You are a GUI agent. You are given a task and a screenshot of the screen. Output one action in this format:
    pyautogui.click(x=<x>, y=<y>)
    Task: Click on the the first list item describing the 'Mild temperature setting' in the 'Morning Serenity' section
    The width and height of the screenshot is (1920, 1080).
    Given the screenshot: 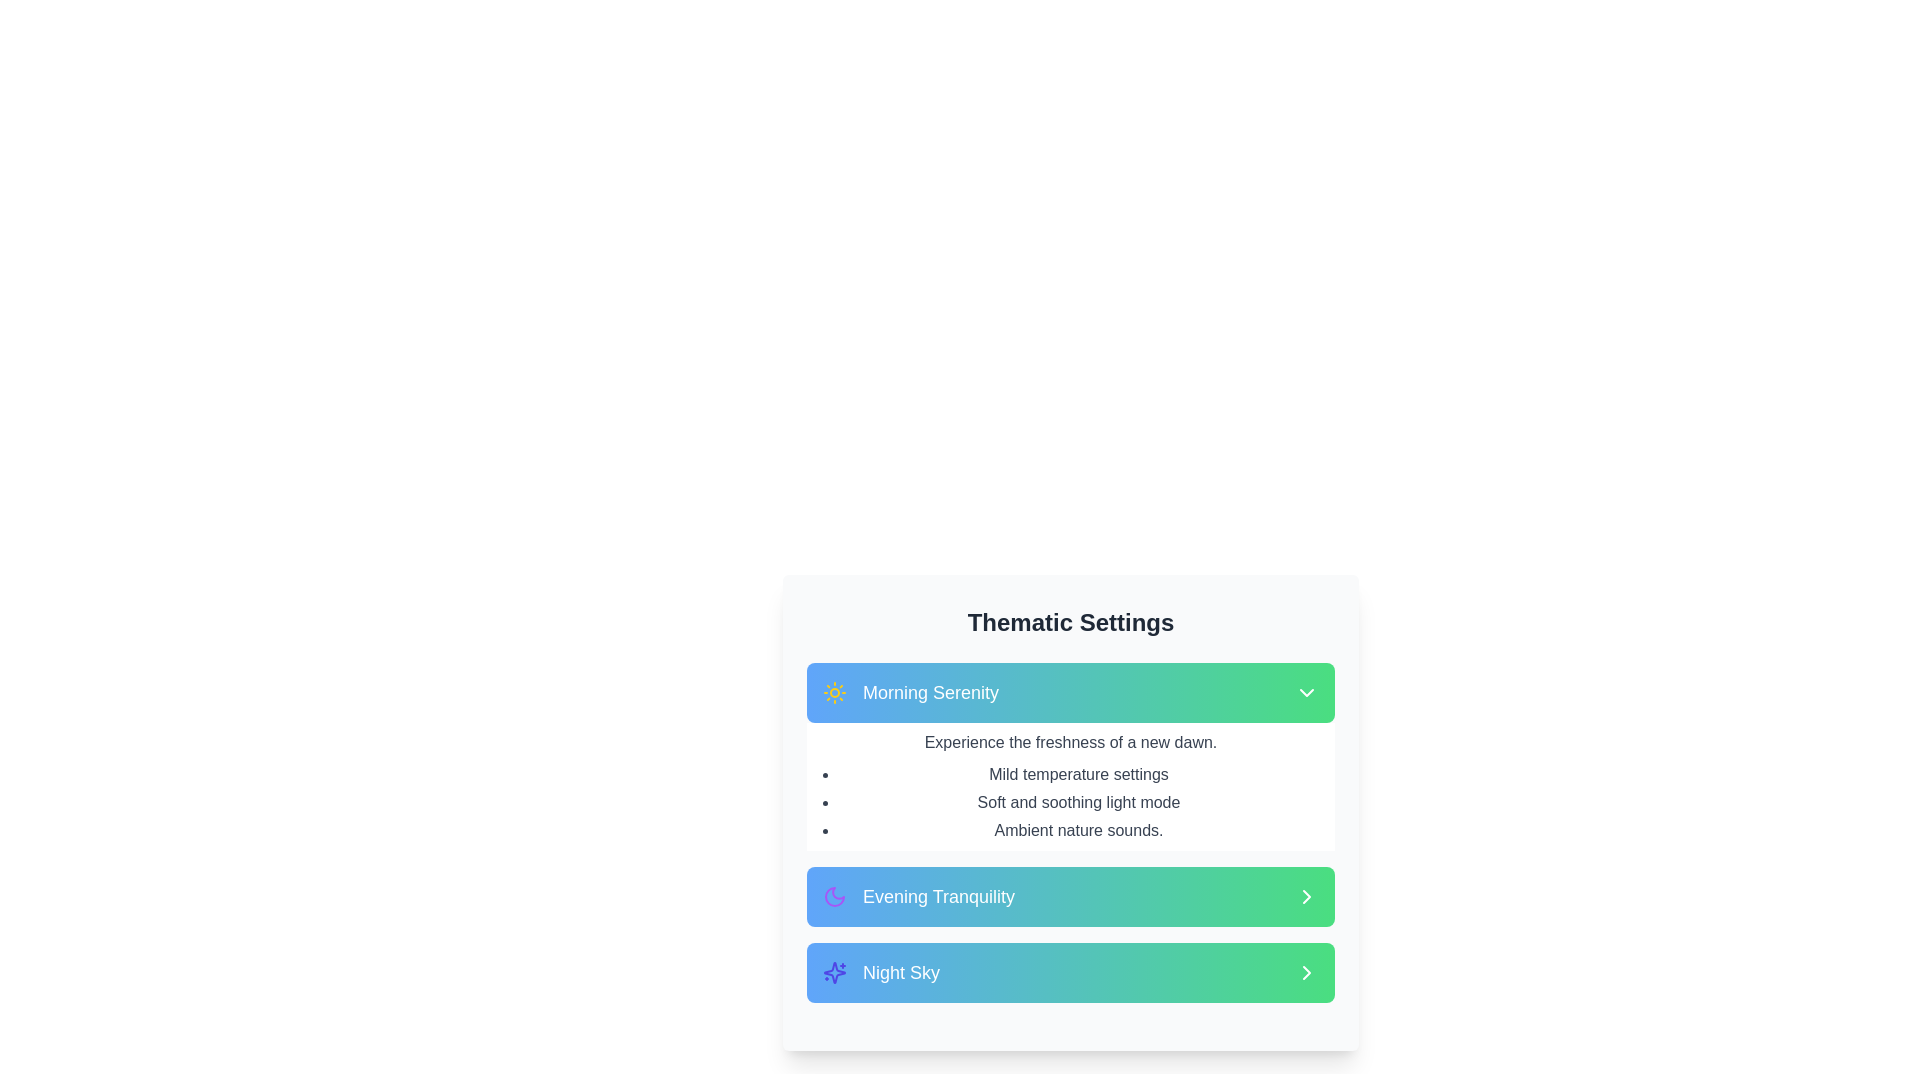 What is the action you would take?
    pyautogui.click(x=1078, y=774)
    